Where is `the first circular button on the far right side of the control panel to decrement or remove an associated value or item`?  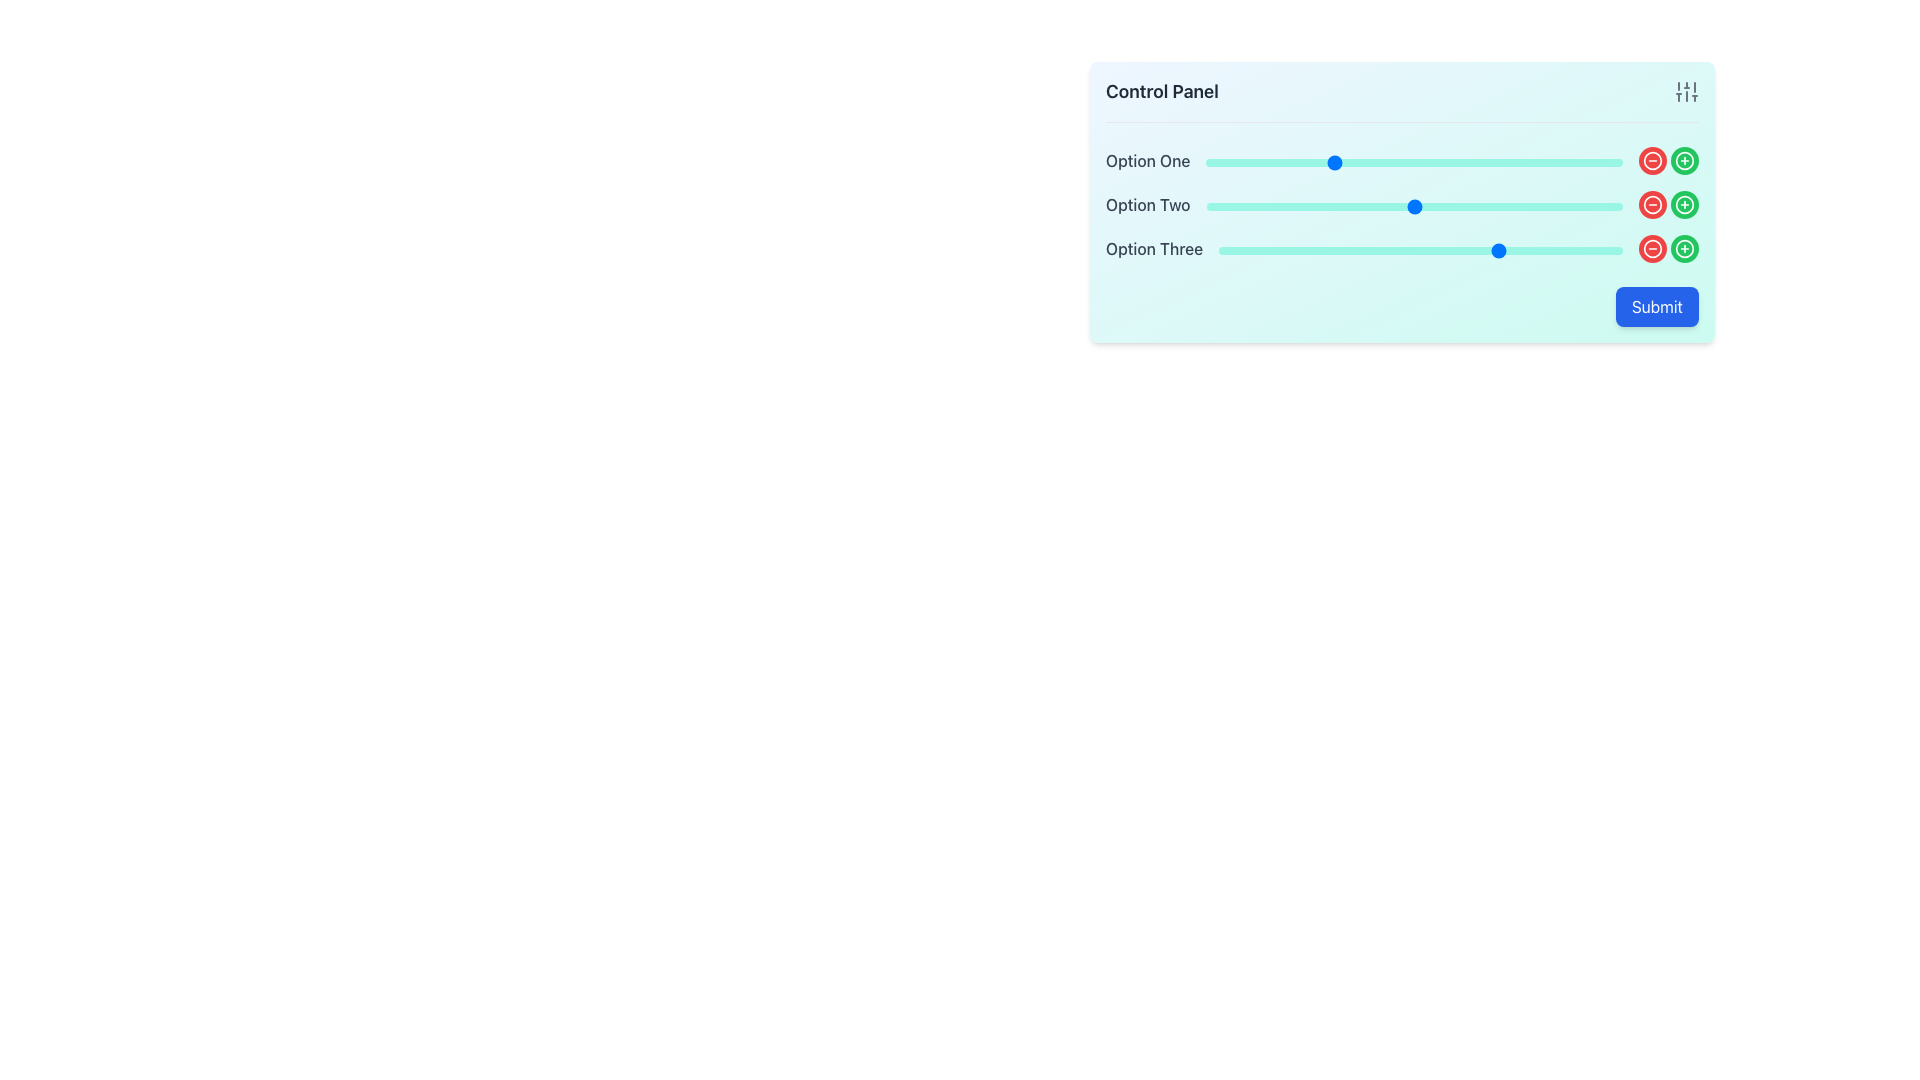 the first circular button on the far right side of the control panel to decrement or remove an associated value or item is located at coordinates (1652, 204).